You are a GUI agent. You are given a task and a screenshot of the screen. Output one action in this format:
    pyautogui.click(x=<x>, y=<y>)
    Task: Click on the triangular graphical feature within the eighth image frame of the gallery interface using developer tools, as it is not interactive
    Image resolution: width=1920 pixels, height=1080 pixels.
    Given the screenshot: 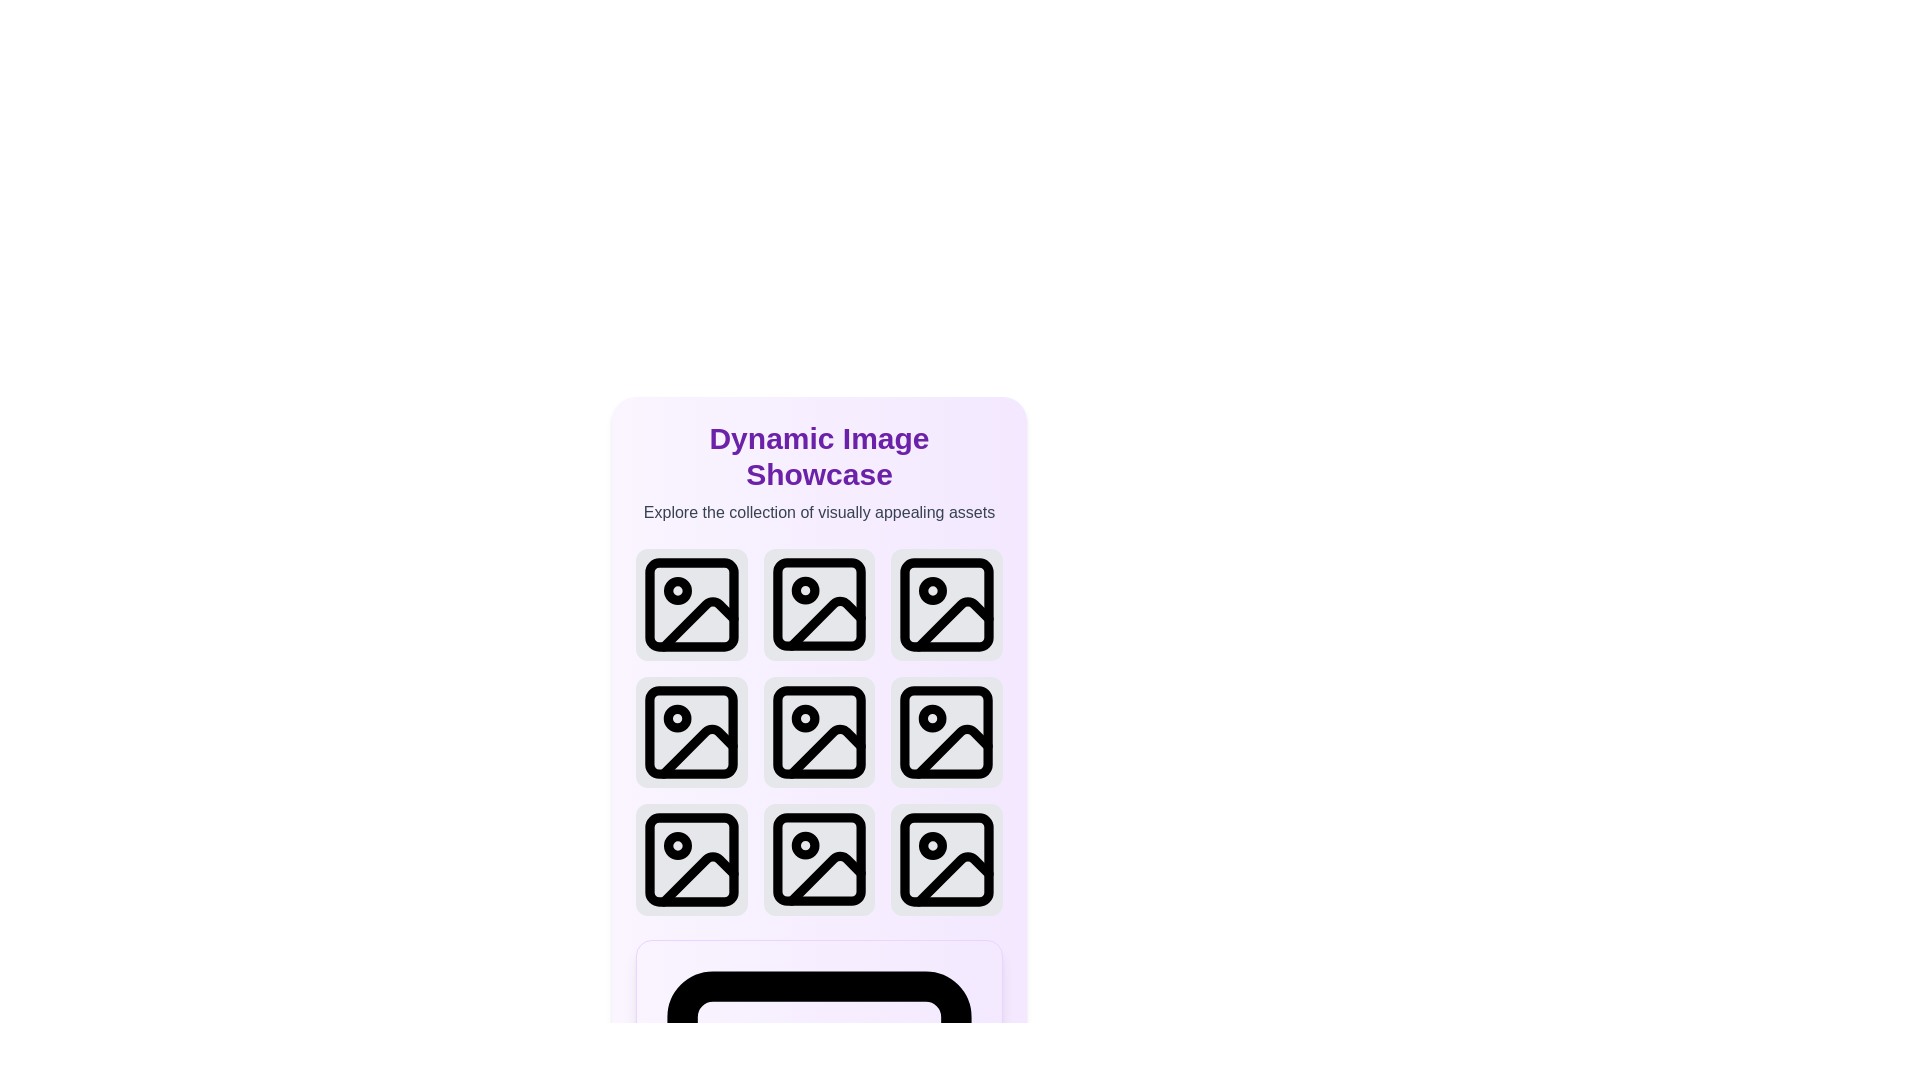 What is the action you would take?
    pyautogui.click(x=826, y=878)
    